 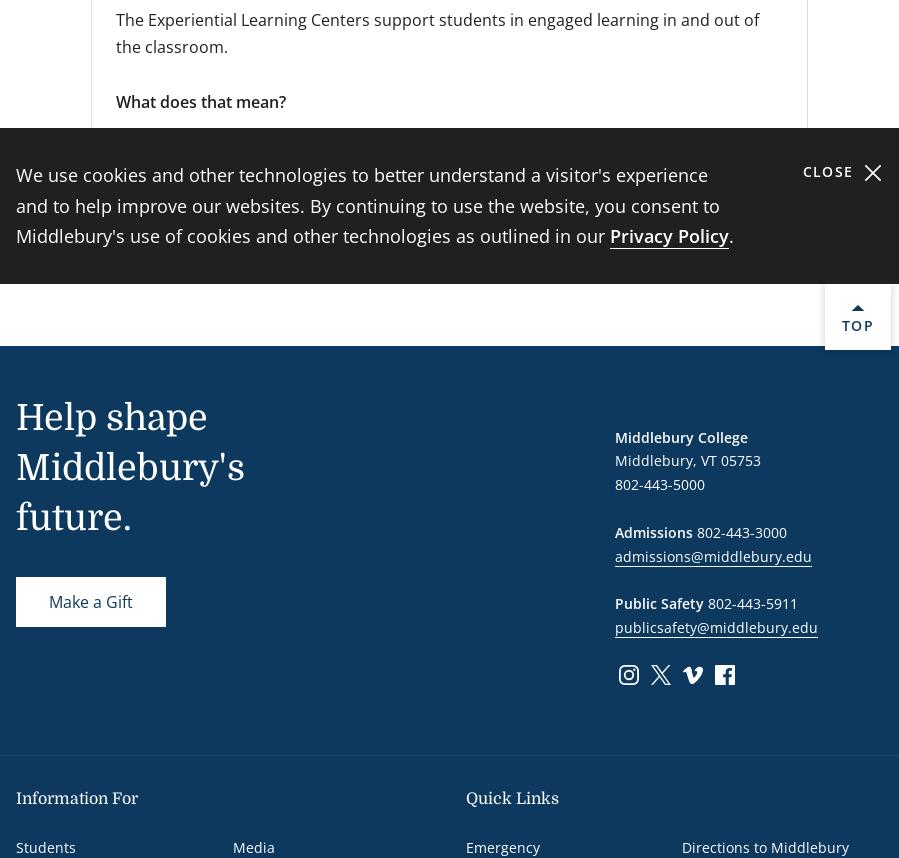 What do you see at coordinates (76, 798) in the screenshot?
I see `'Information For'` at bounding box center [76, 798].